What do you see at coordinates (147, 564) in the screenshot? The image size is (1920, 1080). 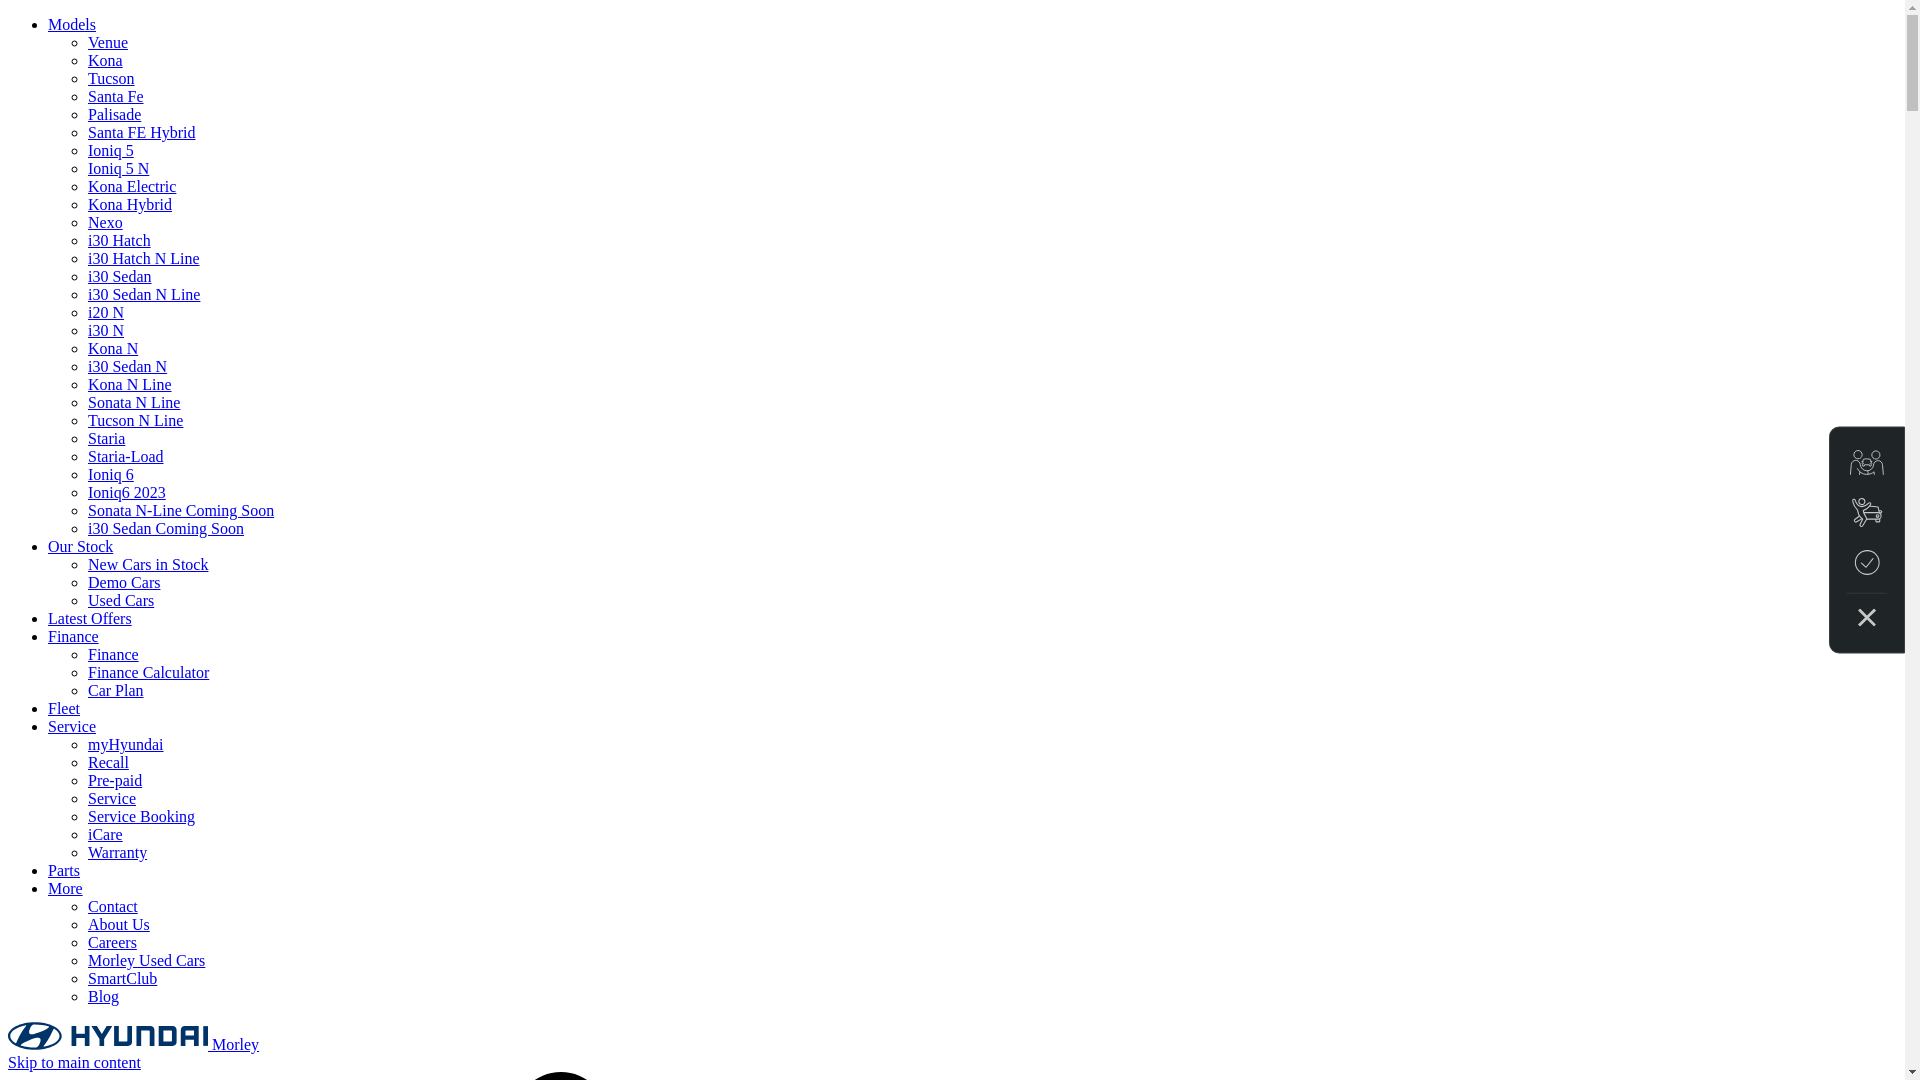 I see `'New Cars in Stock'` at bounding box center [147, 564].